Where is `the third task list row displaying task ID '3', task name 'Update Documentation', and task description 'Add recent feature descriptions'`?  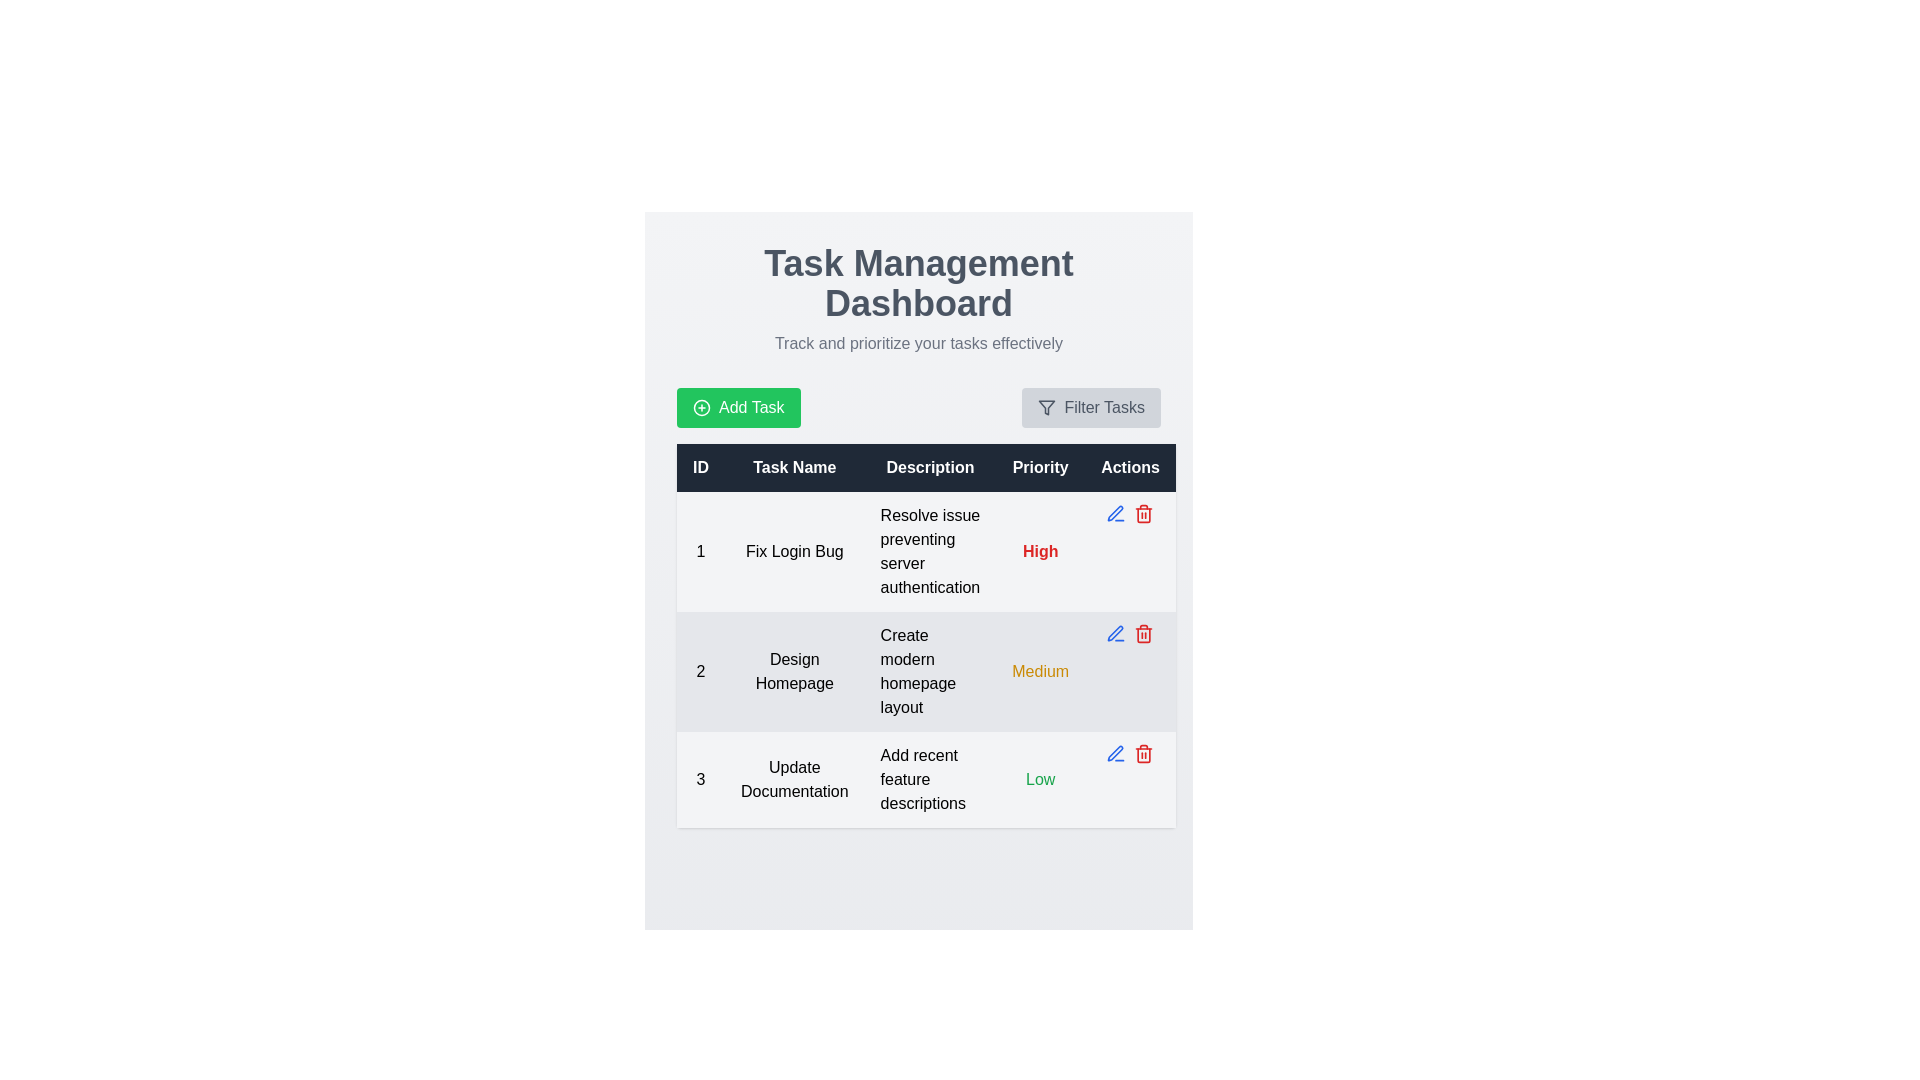
the third task list row displaying task ID '3', task name 'Update Documentation', and task description 'Add recent feature descriptions' is located at coordinates (925, 778).